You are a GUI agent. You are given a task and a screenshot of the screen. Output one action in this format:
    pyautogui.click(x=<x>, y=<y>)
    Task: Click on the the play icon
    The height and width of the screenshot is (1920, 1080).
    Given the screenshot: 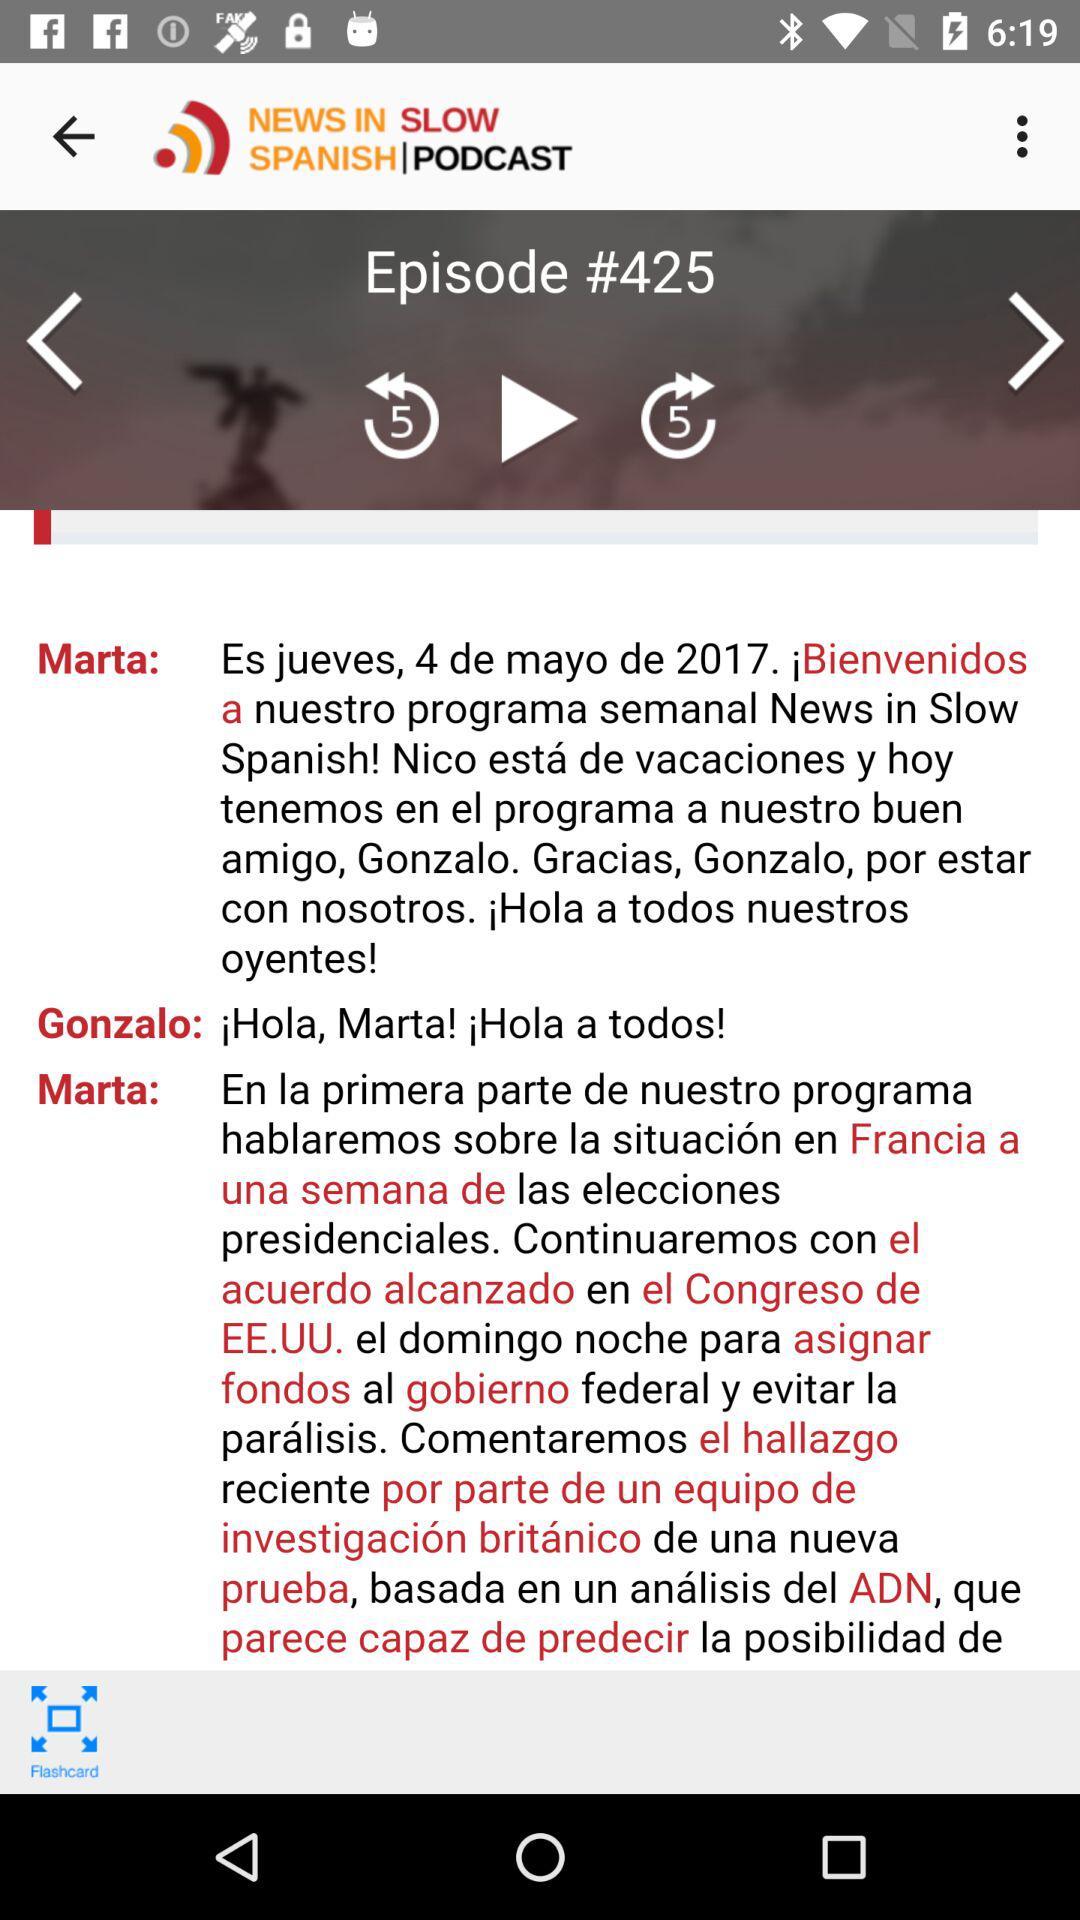 What is the action you would take?
    pyautogui.click(x=540, y=424)
    